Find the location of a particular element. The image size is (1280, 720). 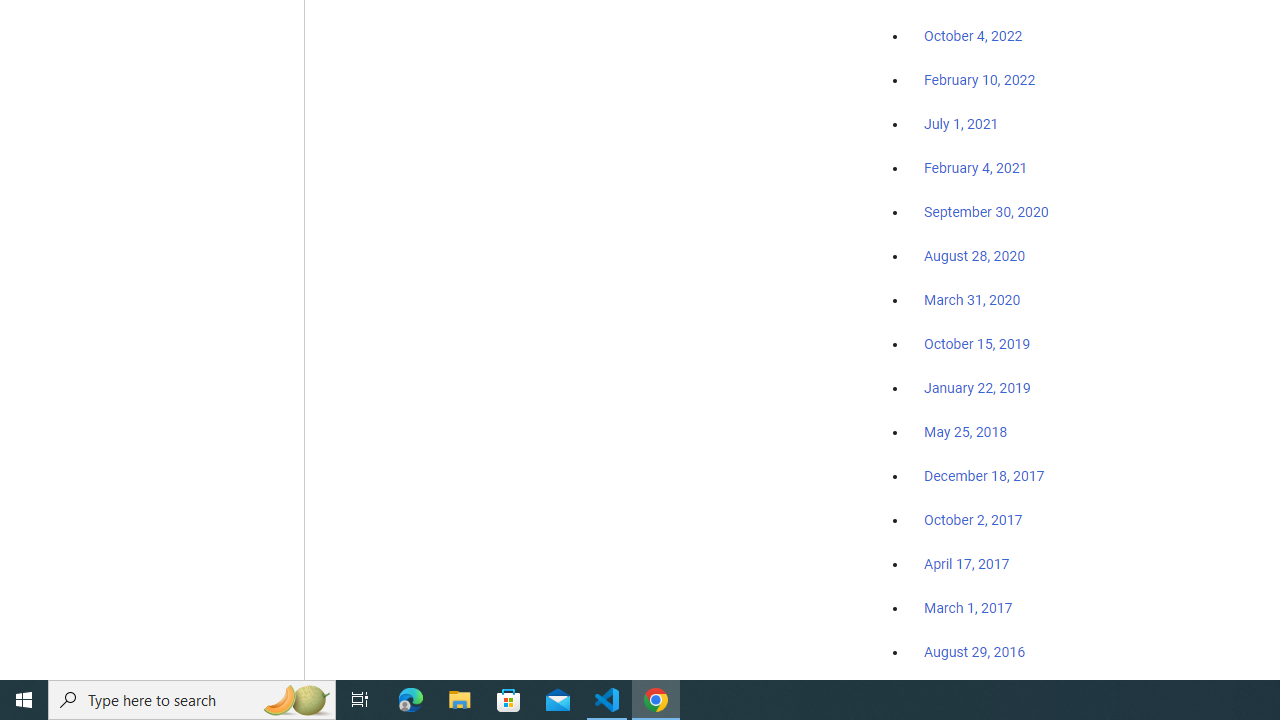

'October 2, 2017' is located at coordinates (973, 519).